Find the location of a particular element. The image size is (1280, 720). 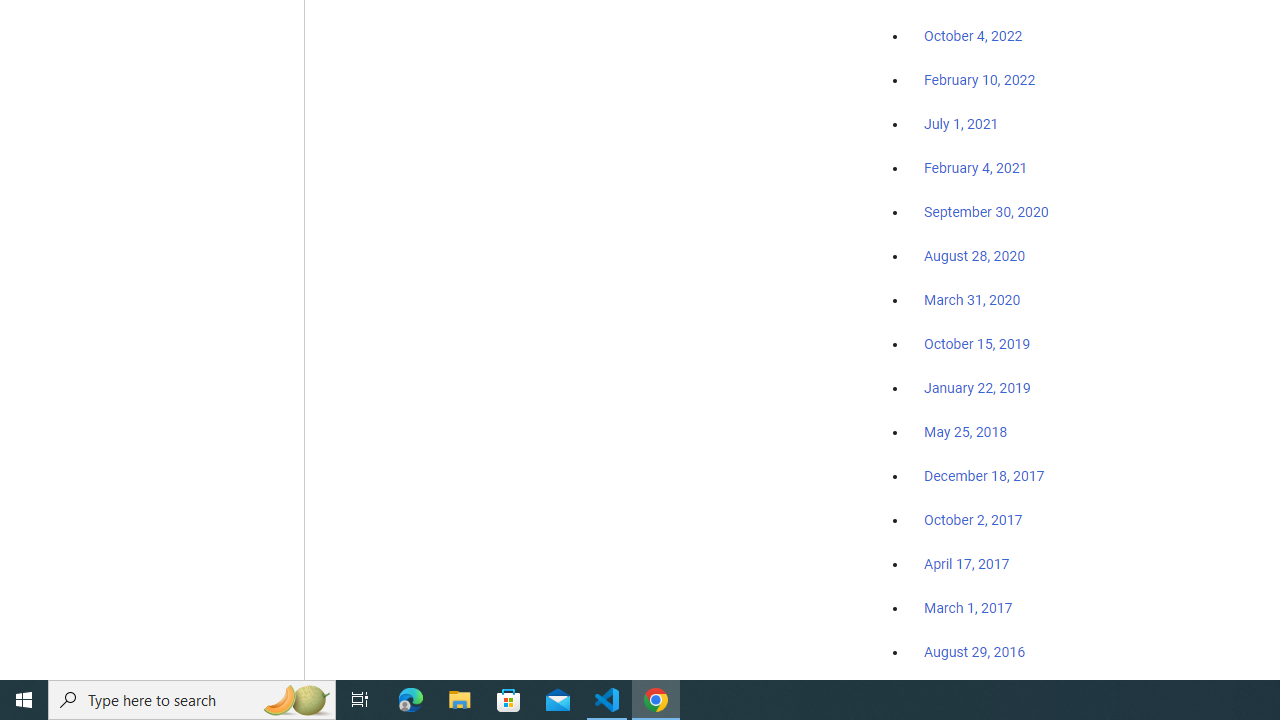

'October 2, 2017' is located at coordinates (973, 519).